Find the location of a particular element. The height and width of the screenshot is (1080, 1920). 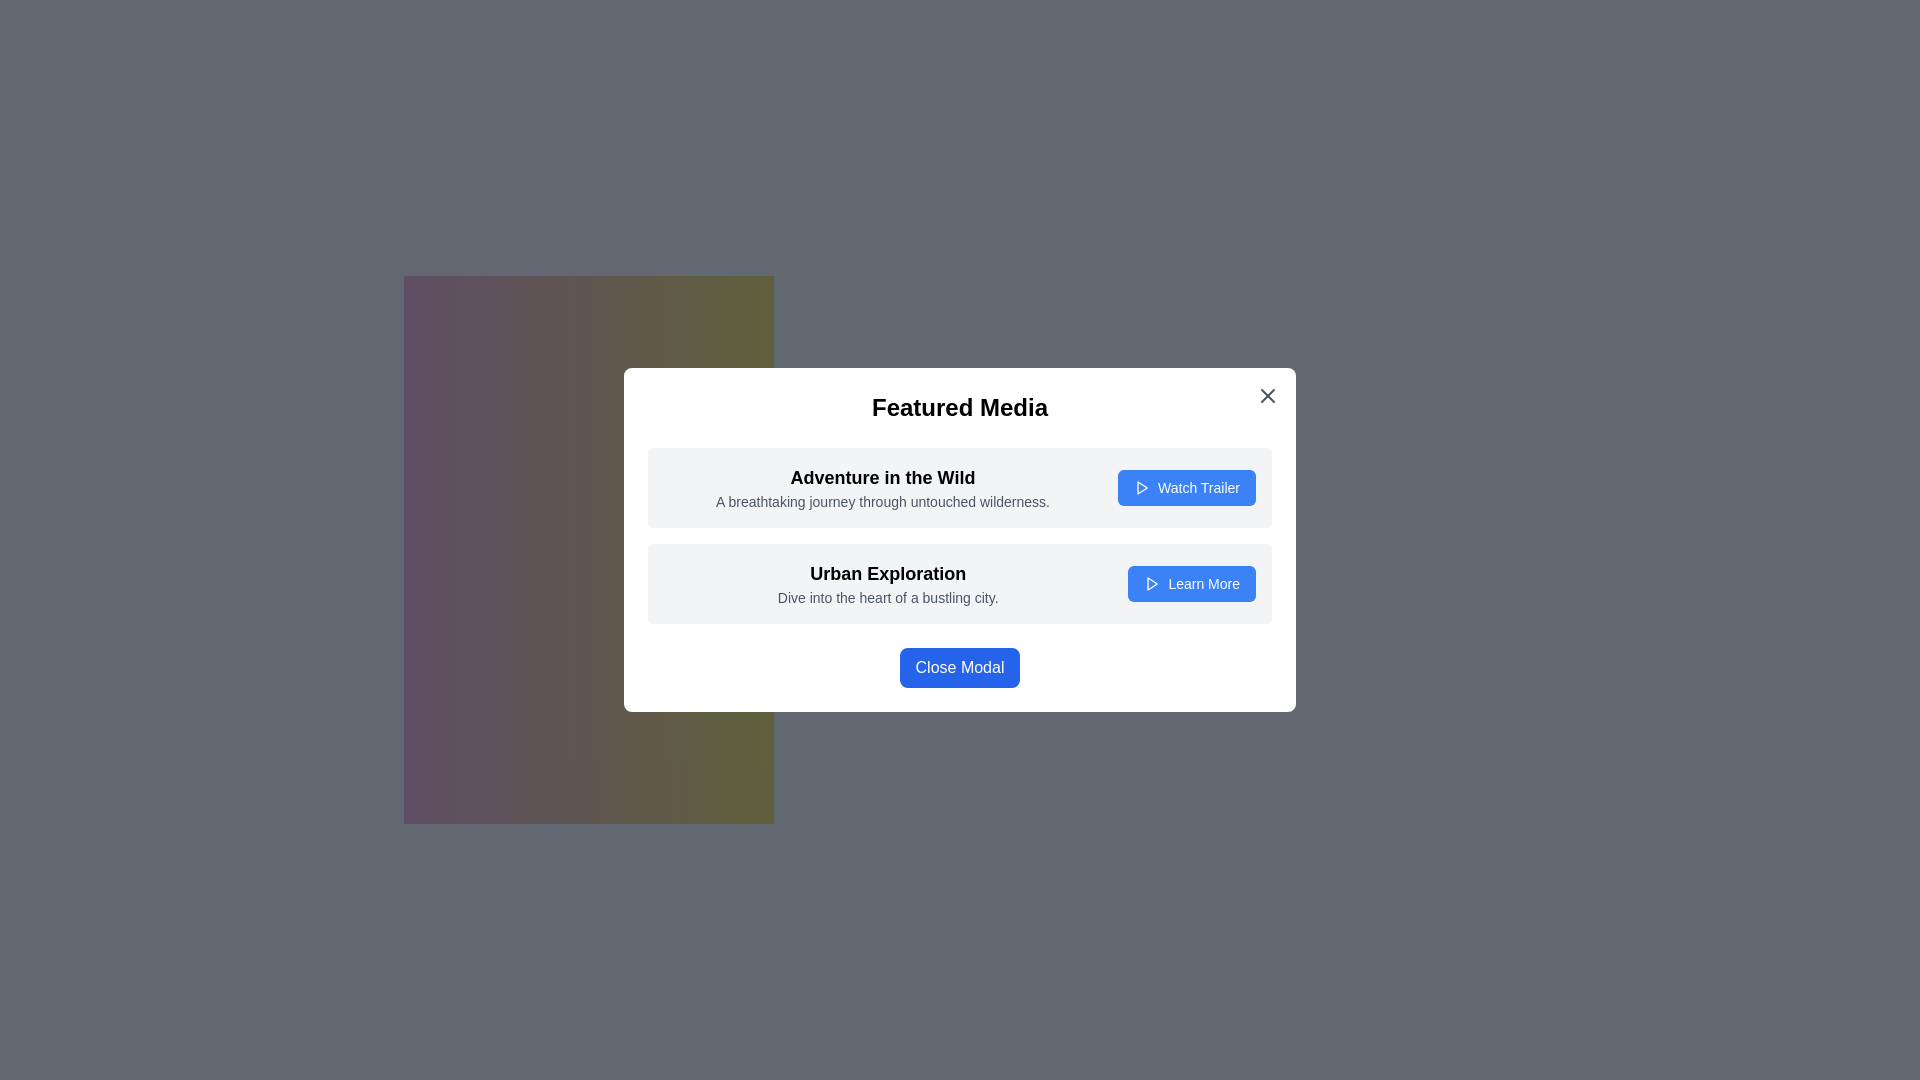

text from the description area titled 'Adventure in the Wild' within the 'Featured Media' modal dialog box is located at coordinates (882, 488).